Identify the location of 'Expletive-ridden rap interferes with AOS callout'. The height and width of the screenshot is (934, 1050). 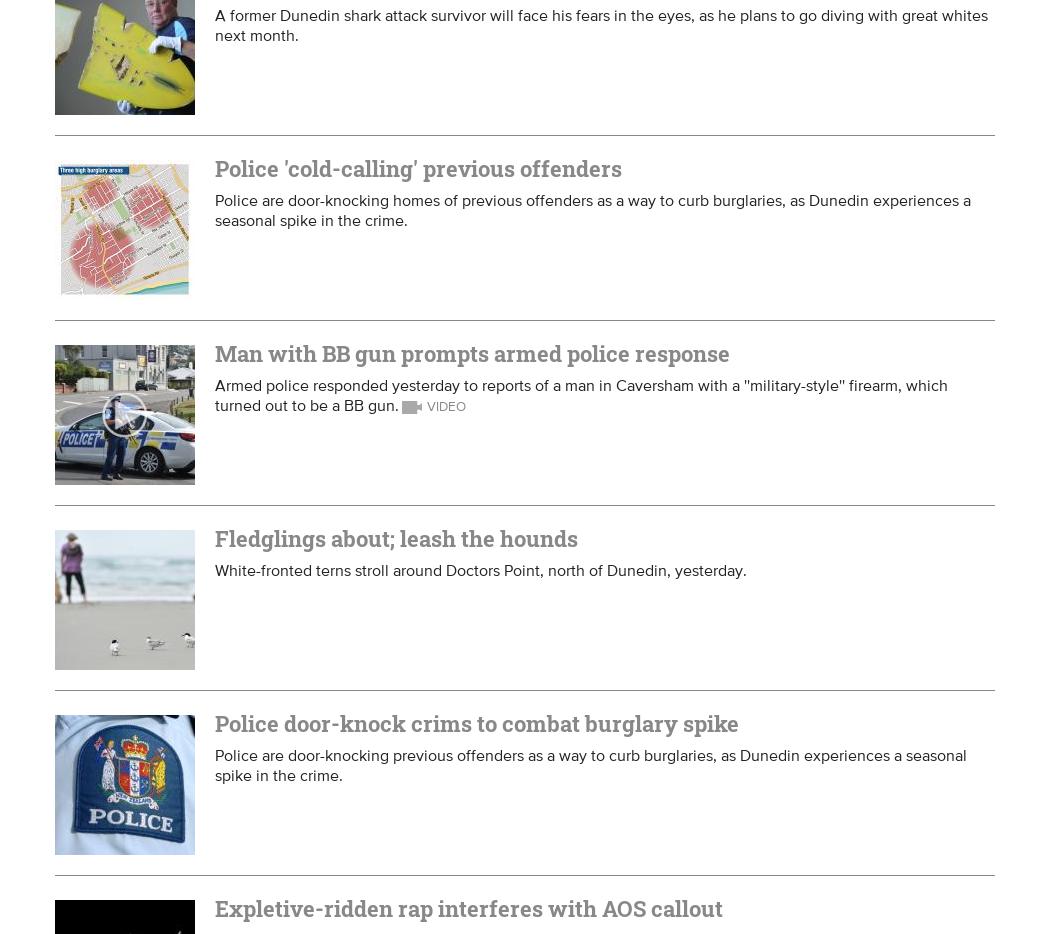
(469, 908).